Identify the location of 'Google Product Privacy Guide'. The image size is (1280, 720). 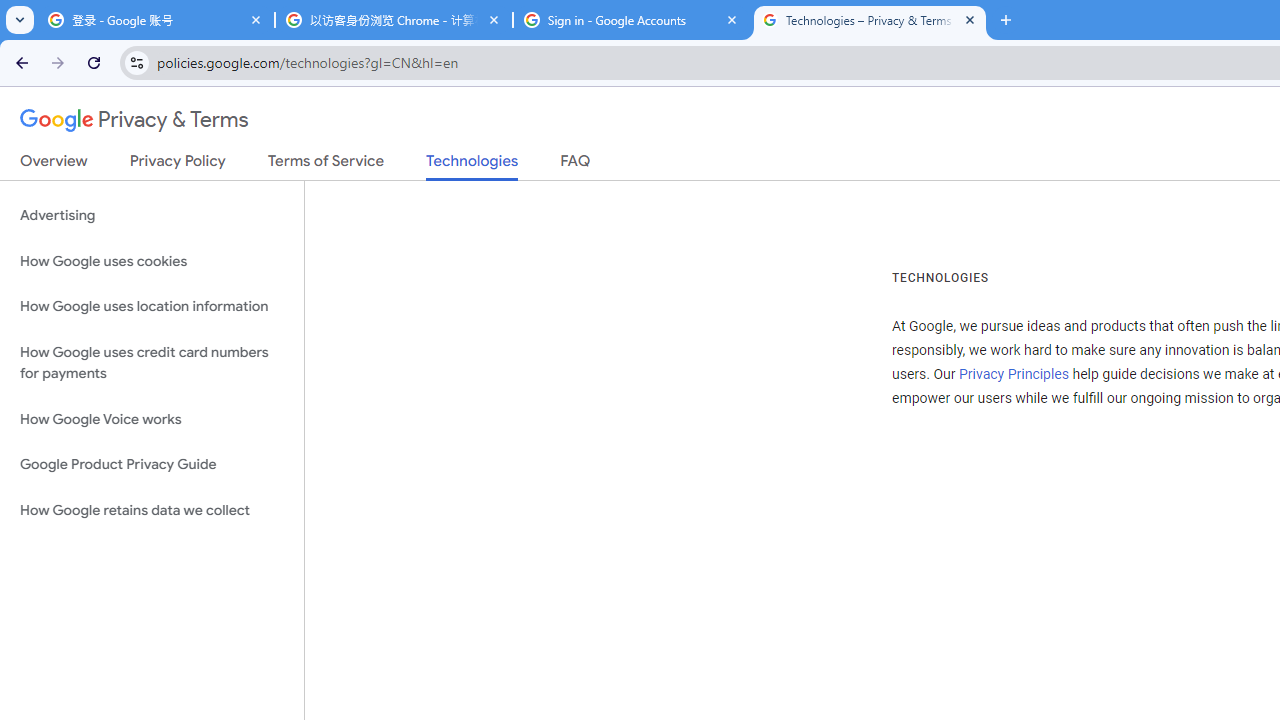
(151, 465).